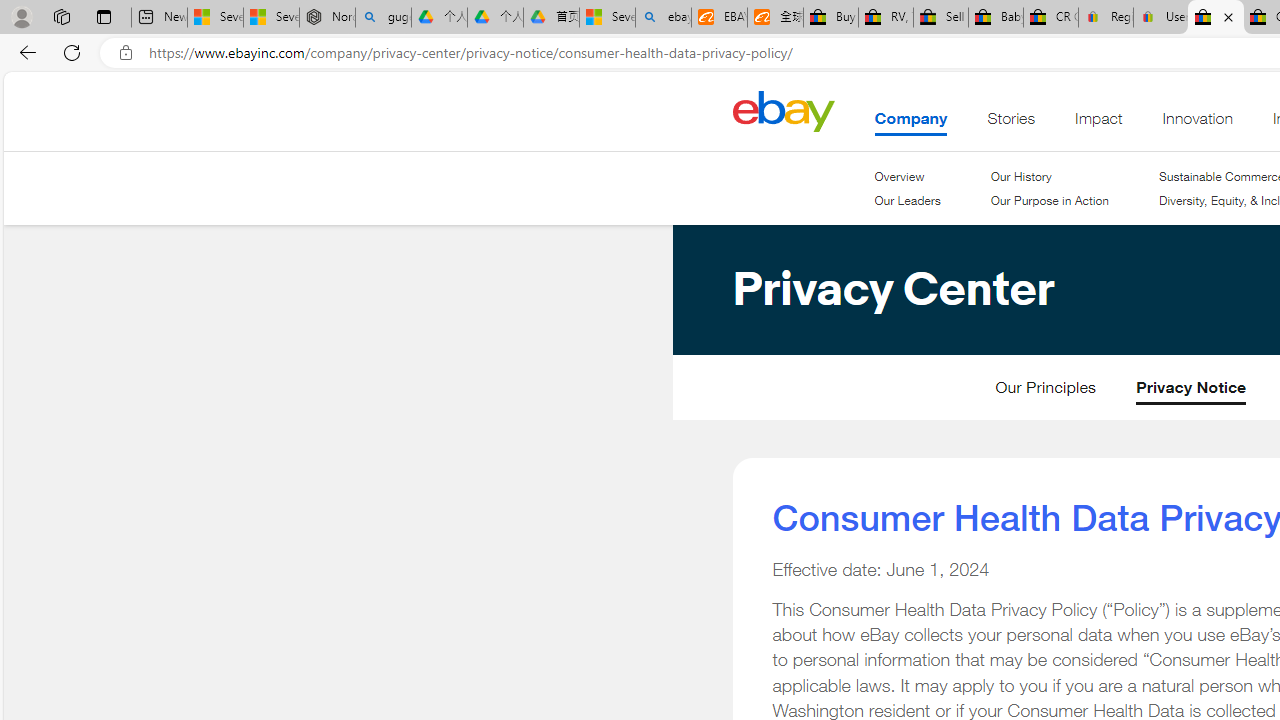 Image resolution: width=1280 pixels, height=720 pixels. I want to click on 'Privacy Notice', so click(1191, 391).